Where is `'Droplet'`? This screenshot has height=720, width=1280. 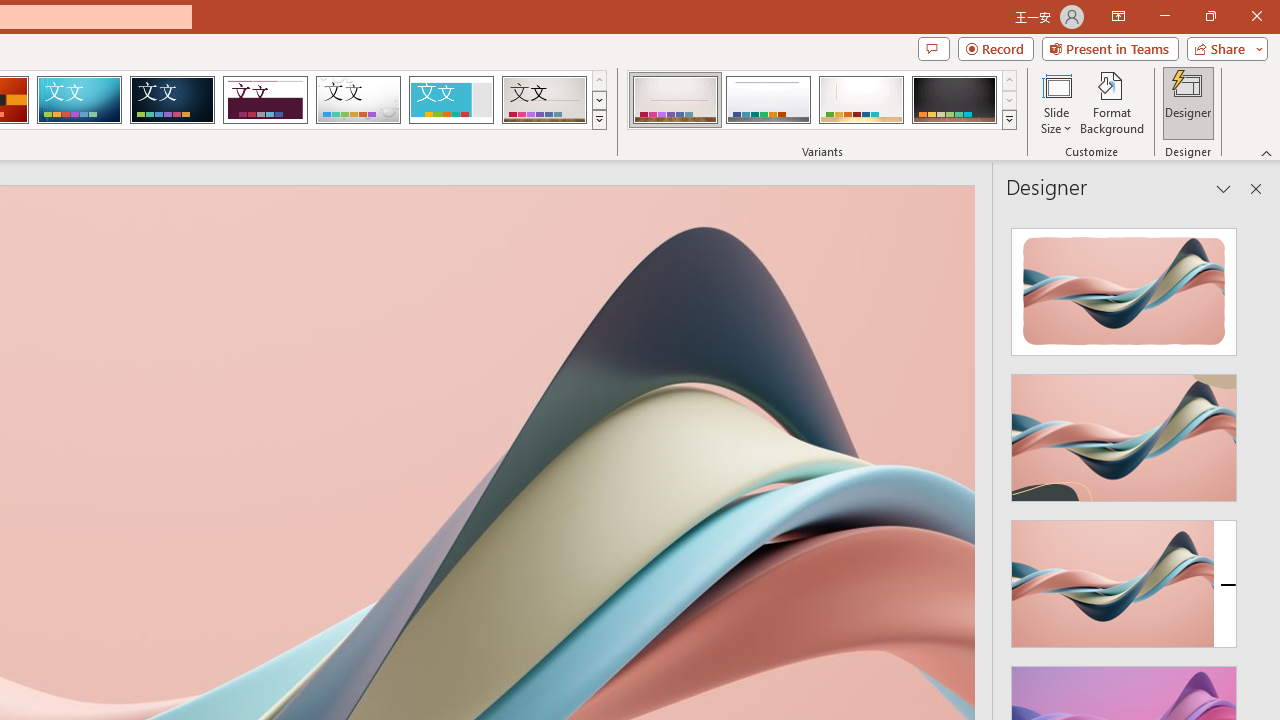 'Droplet' is located at coordinates (358, 100).